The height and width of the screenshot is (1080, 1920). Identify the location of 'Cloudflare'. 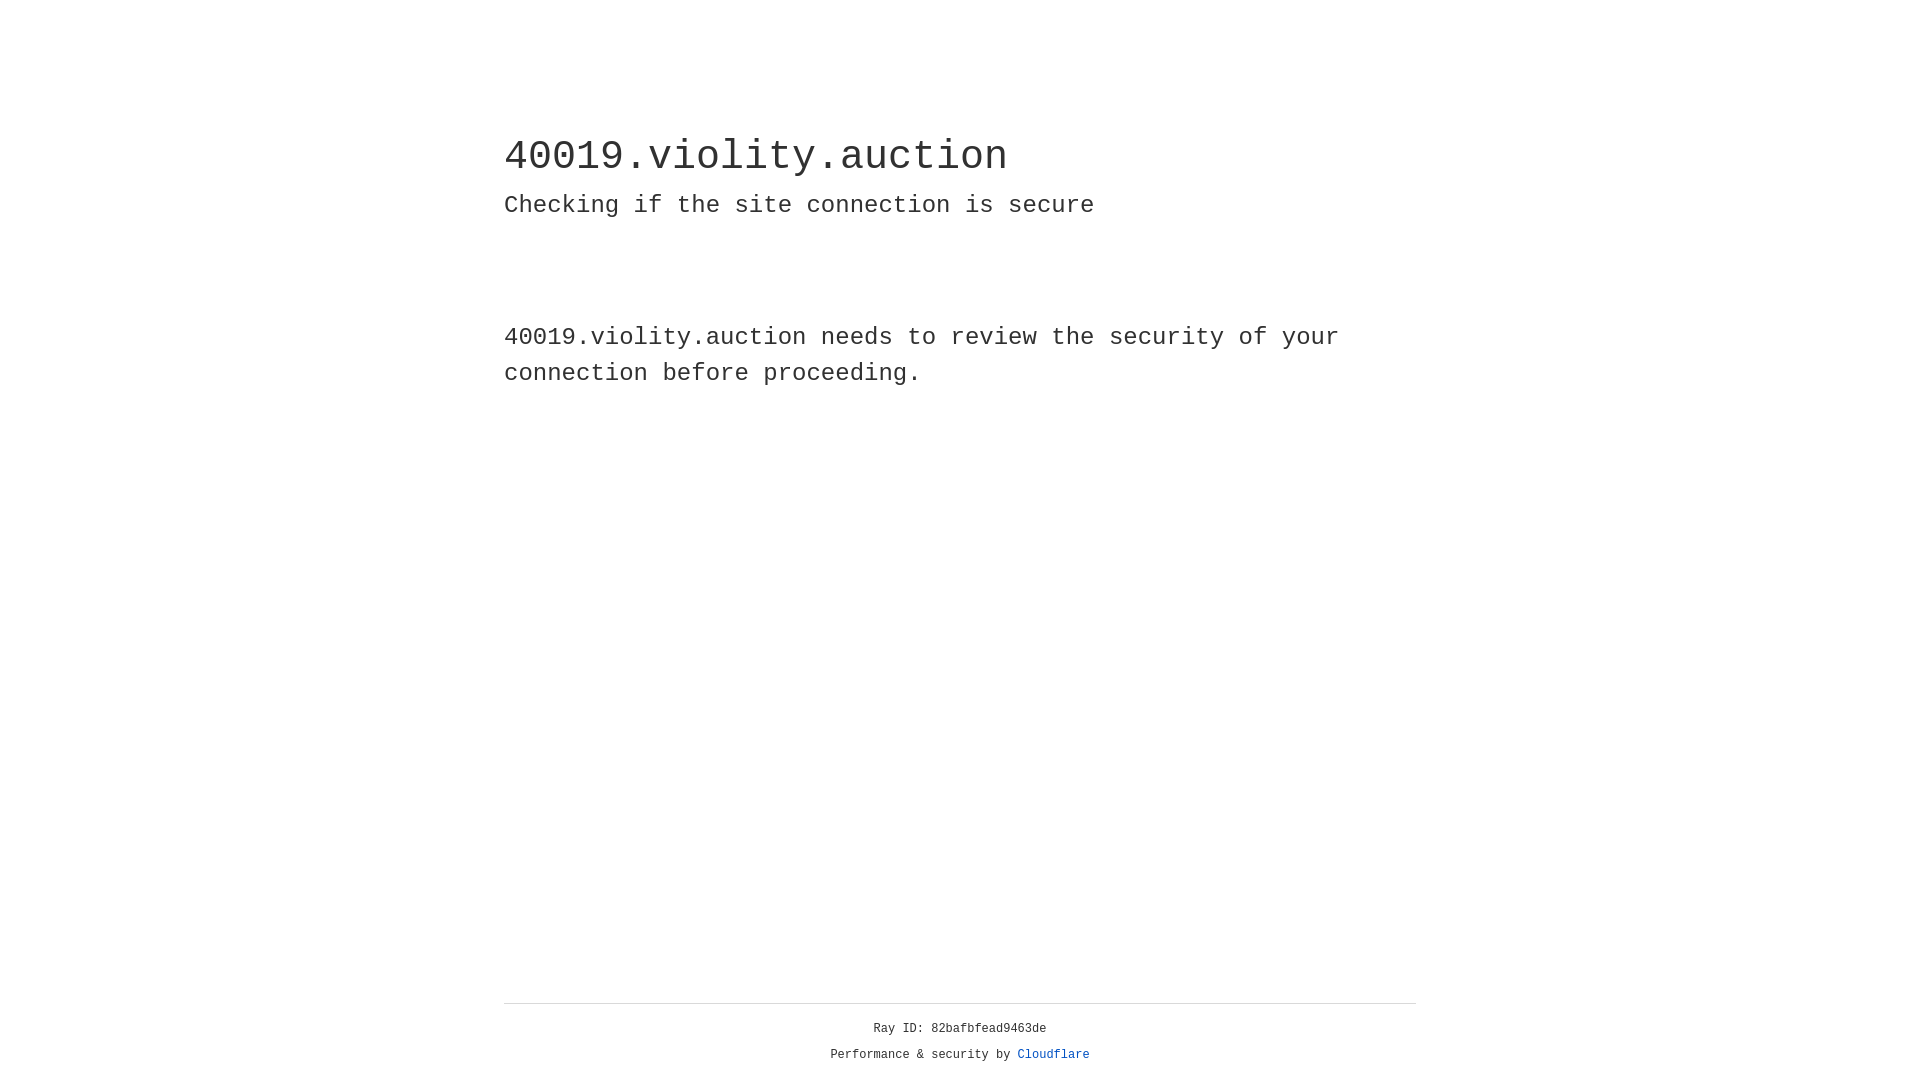
(1053, 1054).